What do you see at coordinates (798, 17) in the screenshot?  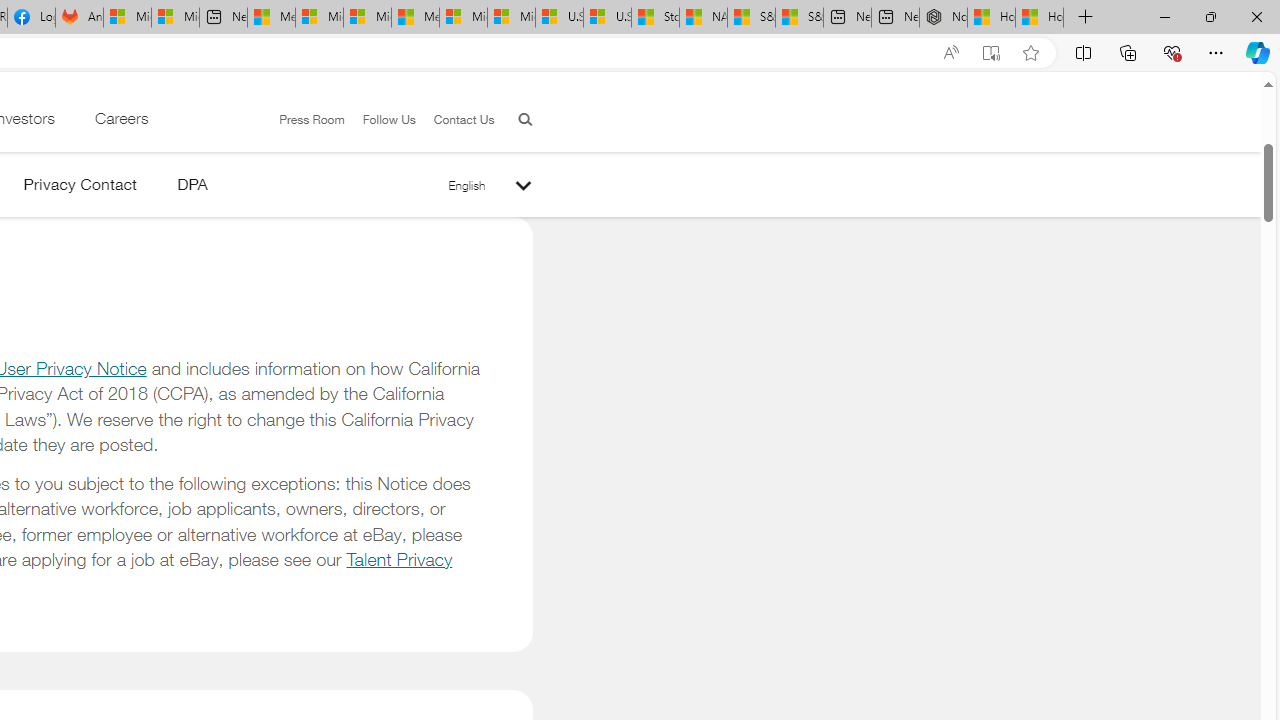 I see `'S&P 500, Nasdaq end lower, weighed by Nvidia dip | Watch'` at bounding box center [798, 17].